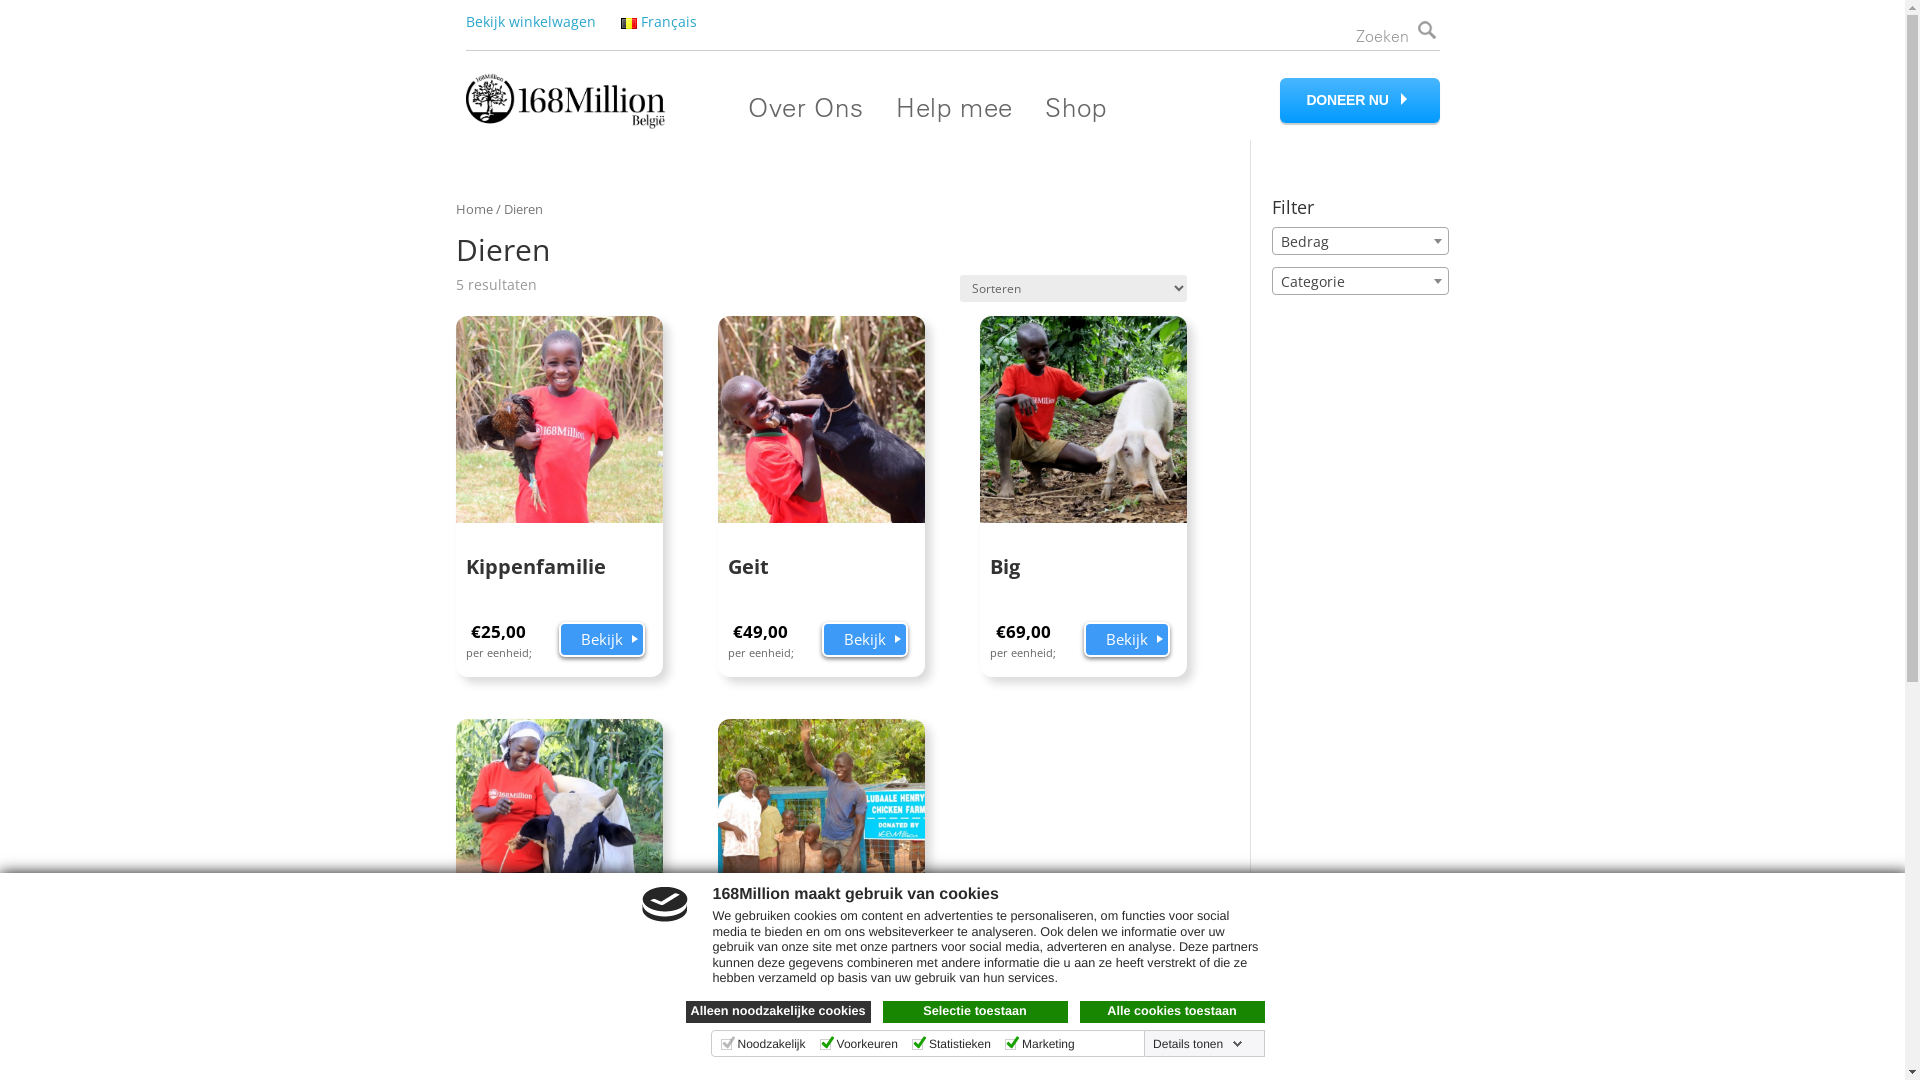 This screenshot has width=1920, height=1080. Describe the element at coordinates (718, 459) in the screenshot. I see `'Geit'` at that location.